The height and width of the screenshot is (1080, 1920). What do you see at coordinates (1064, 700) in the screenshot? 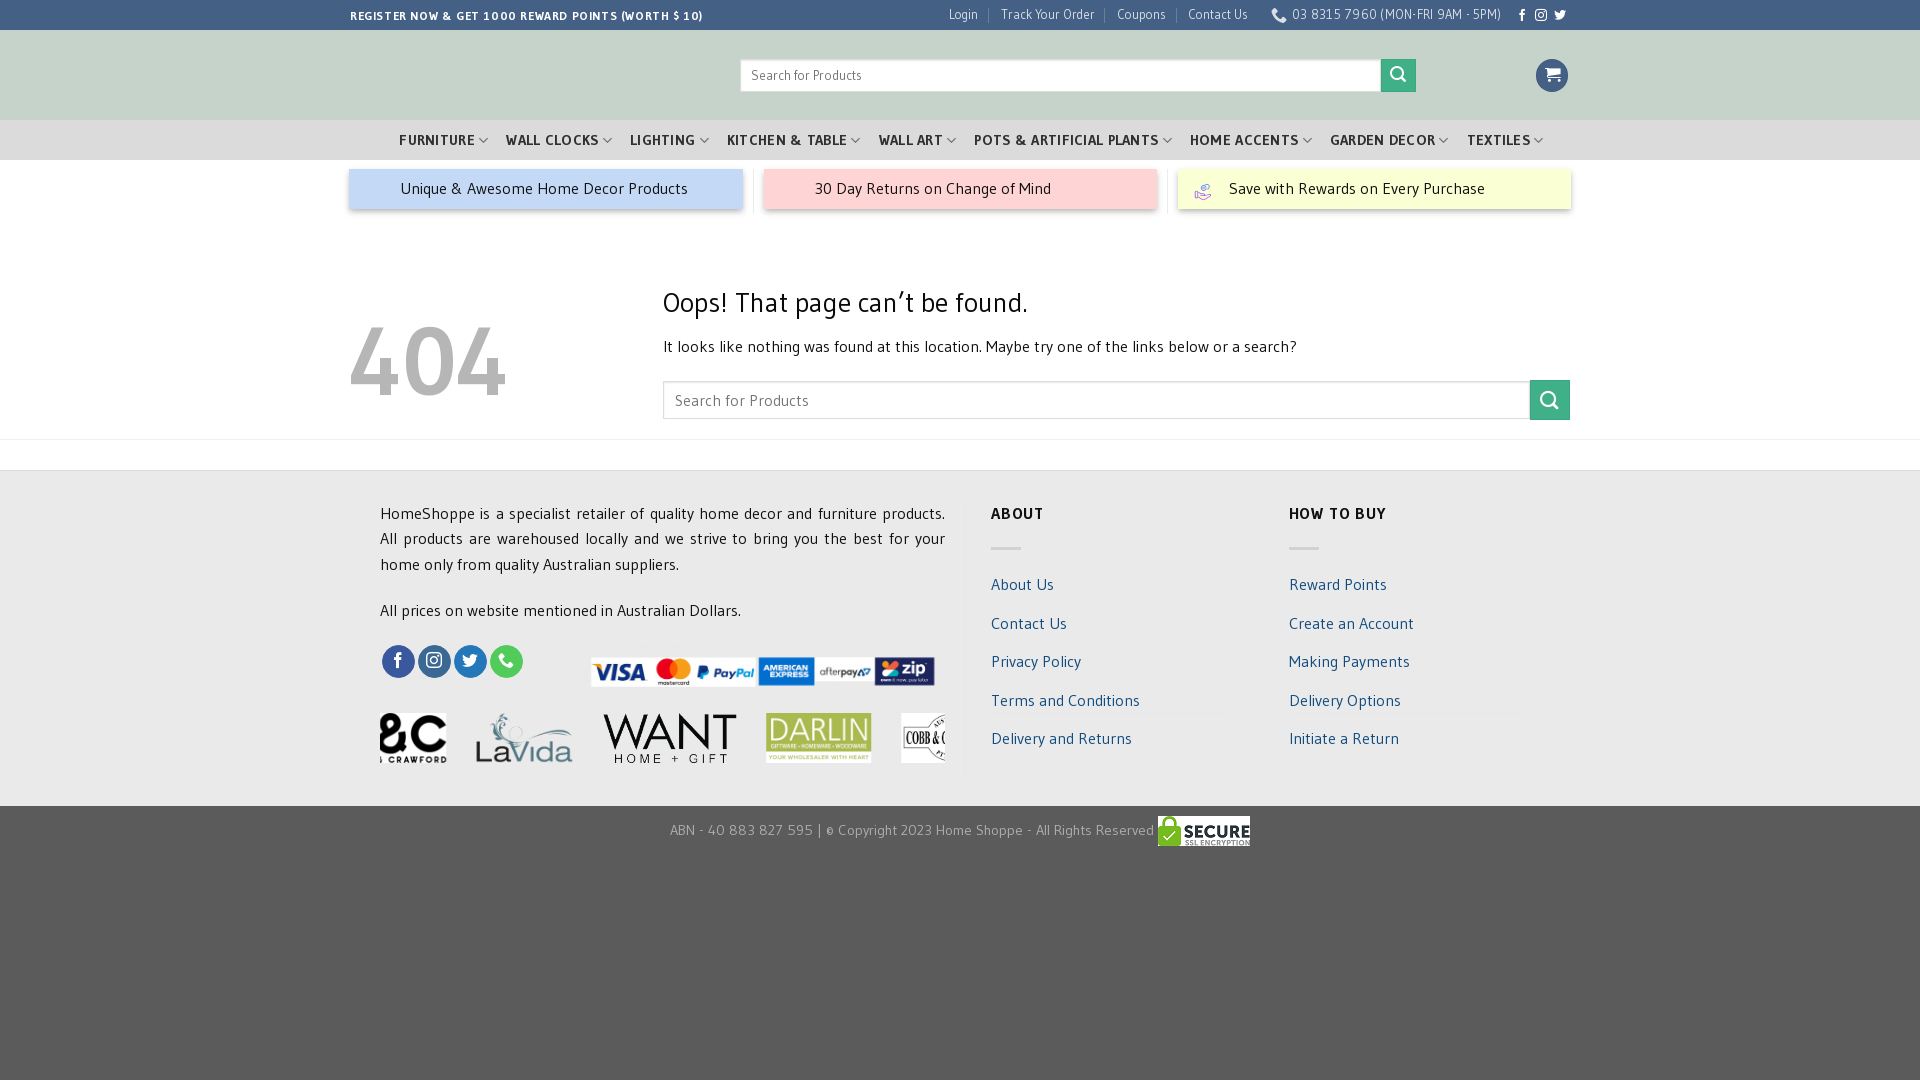
I see `'Terms and Conditions'` at bounding box center [1064, 700].